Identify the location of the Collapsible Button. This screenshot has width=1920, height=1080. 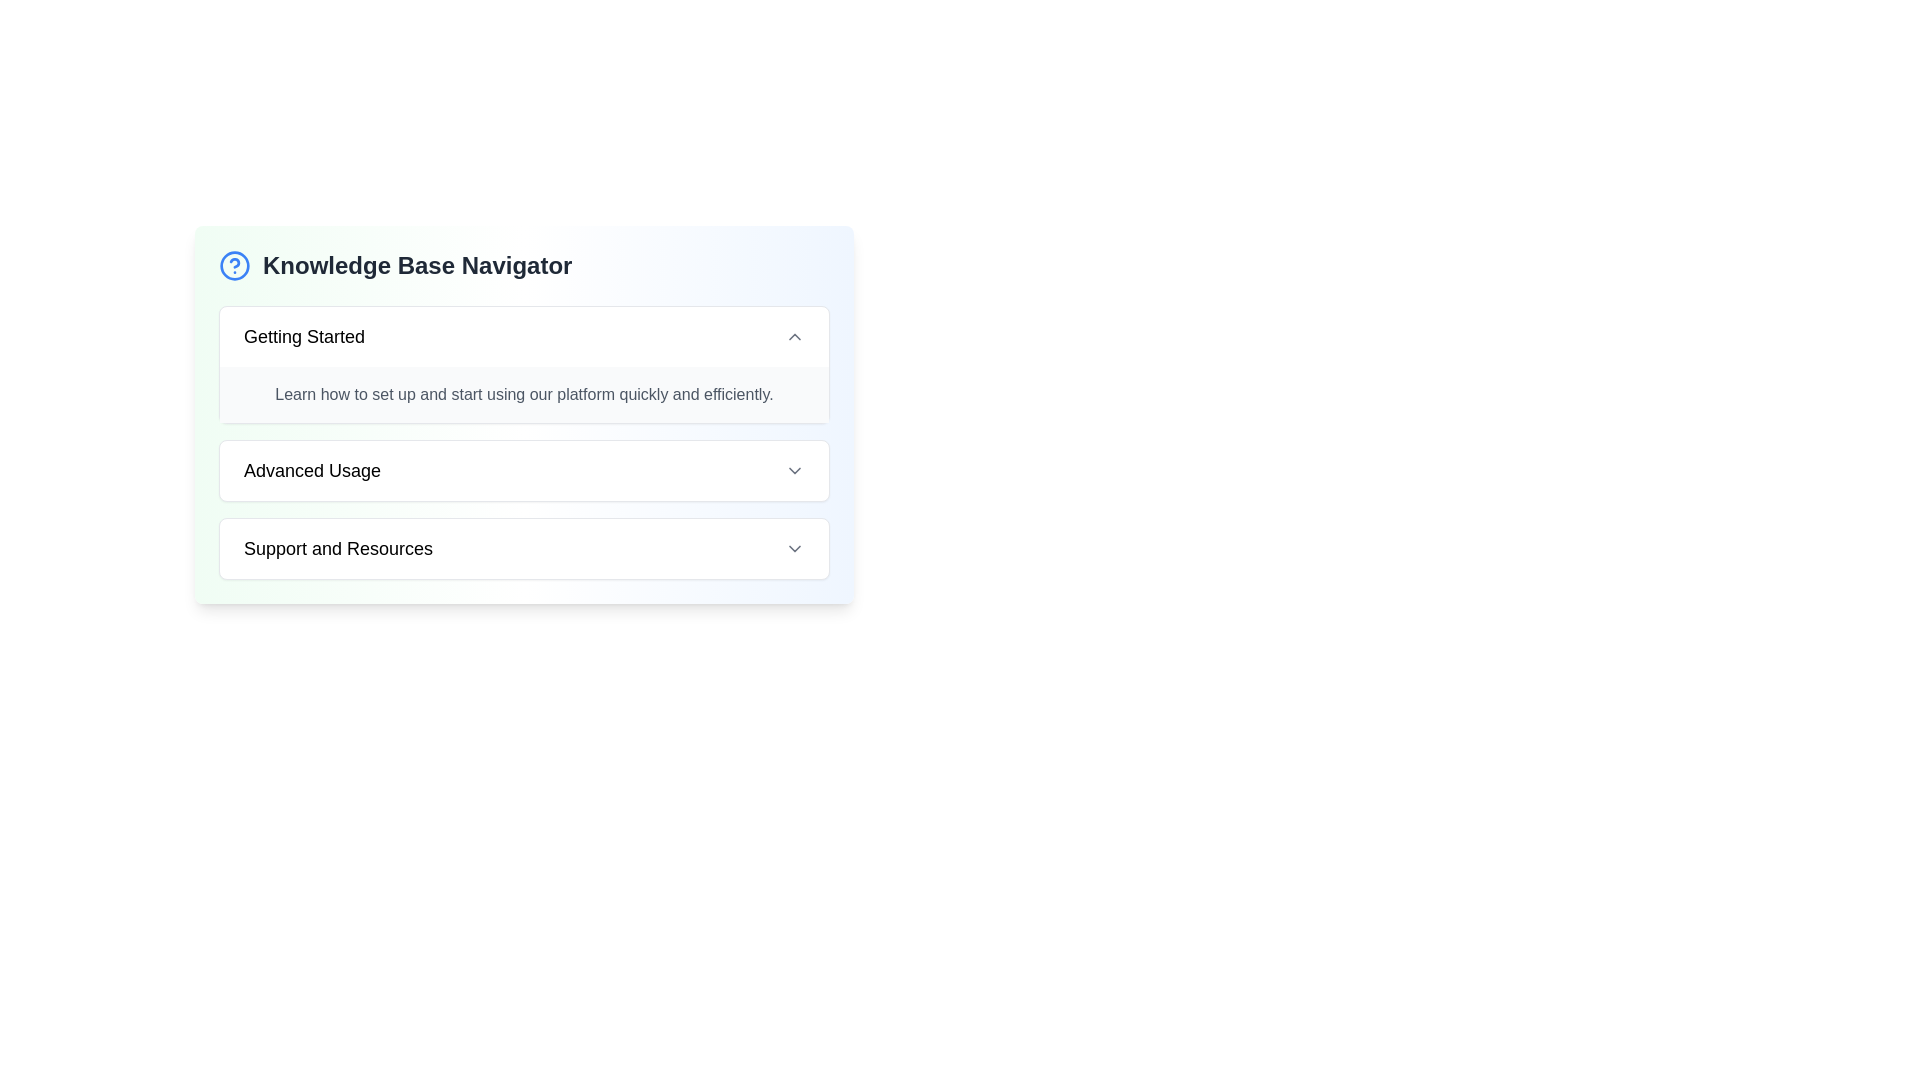
(524, 548).